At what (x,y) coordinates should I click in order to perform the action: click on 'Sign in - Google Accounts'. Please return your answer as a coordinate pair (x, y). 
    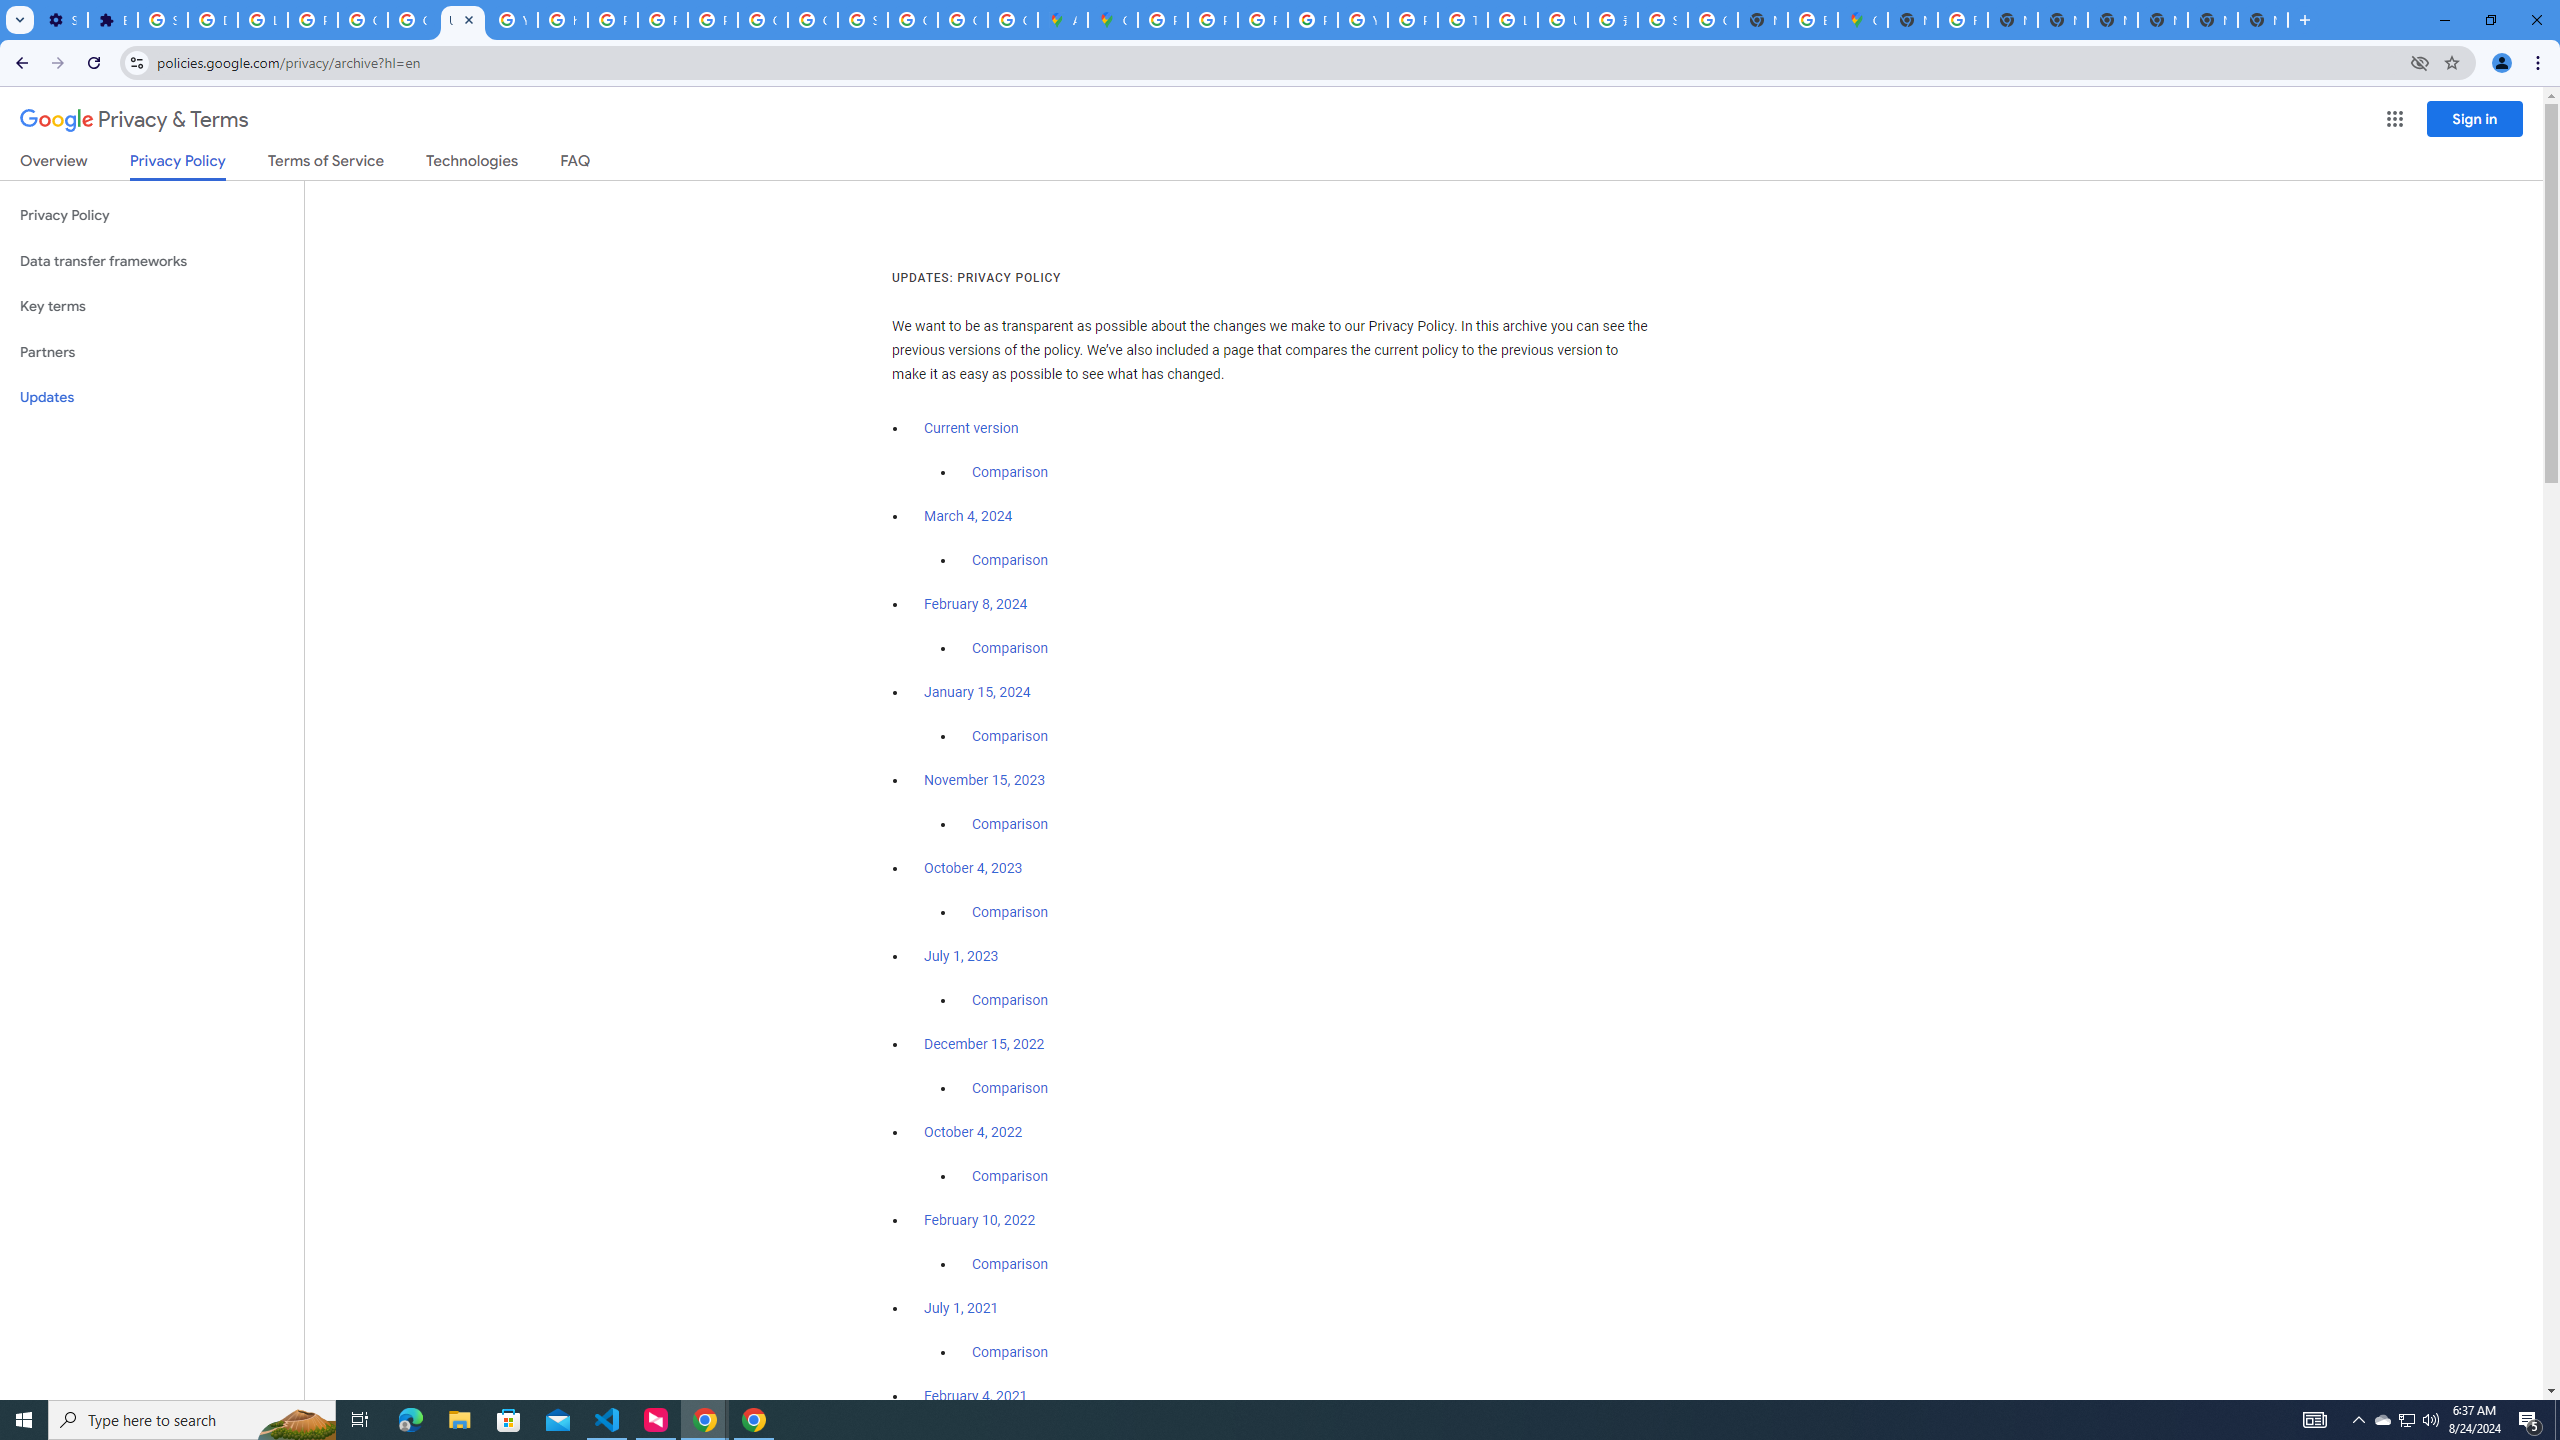
    Looking at the image, I should click on (162, 19).